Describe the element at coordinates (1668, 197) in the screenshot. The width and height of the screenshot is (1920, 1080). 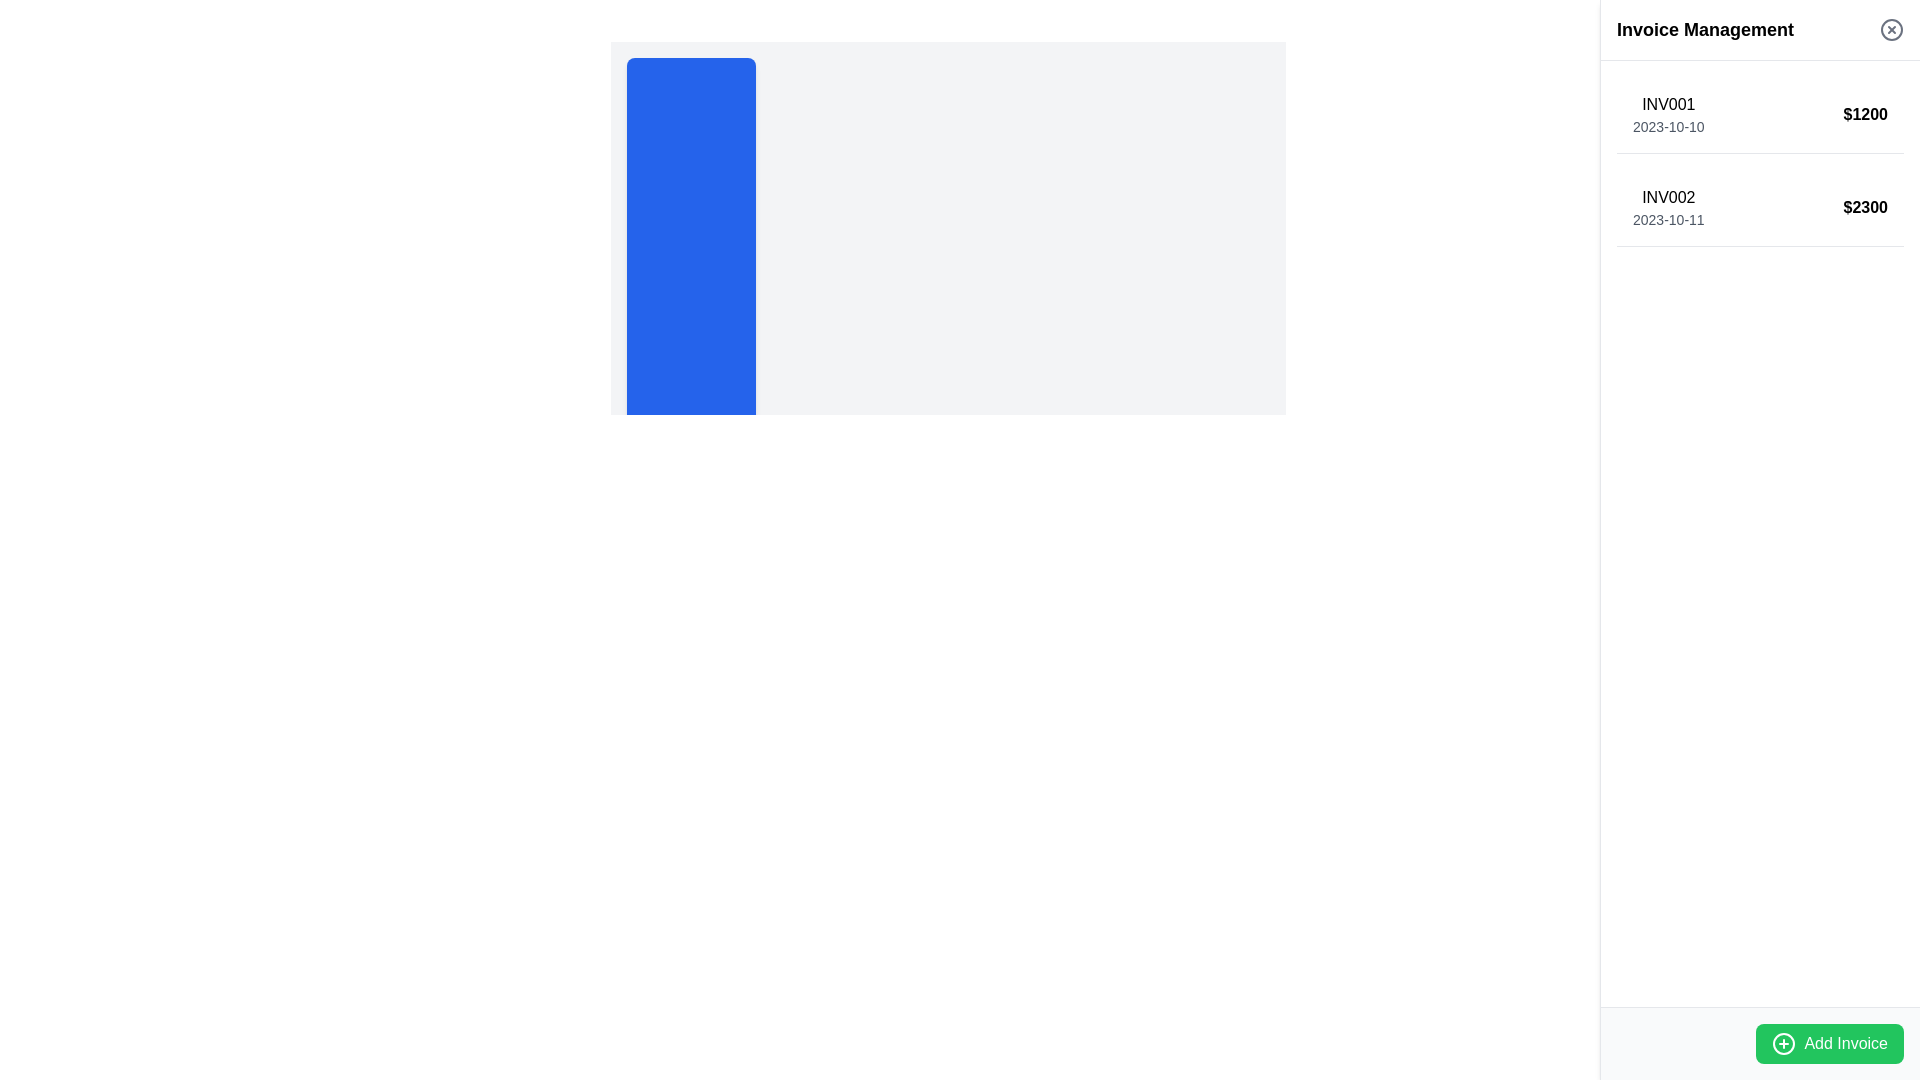
I see `the static text element displaying 'INV002' in the 'Invoice Management' panel, which is styled in medium font weight and positioned above the date text within the invoice list interface` at that location.